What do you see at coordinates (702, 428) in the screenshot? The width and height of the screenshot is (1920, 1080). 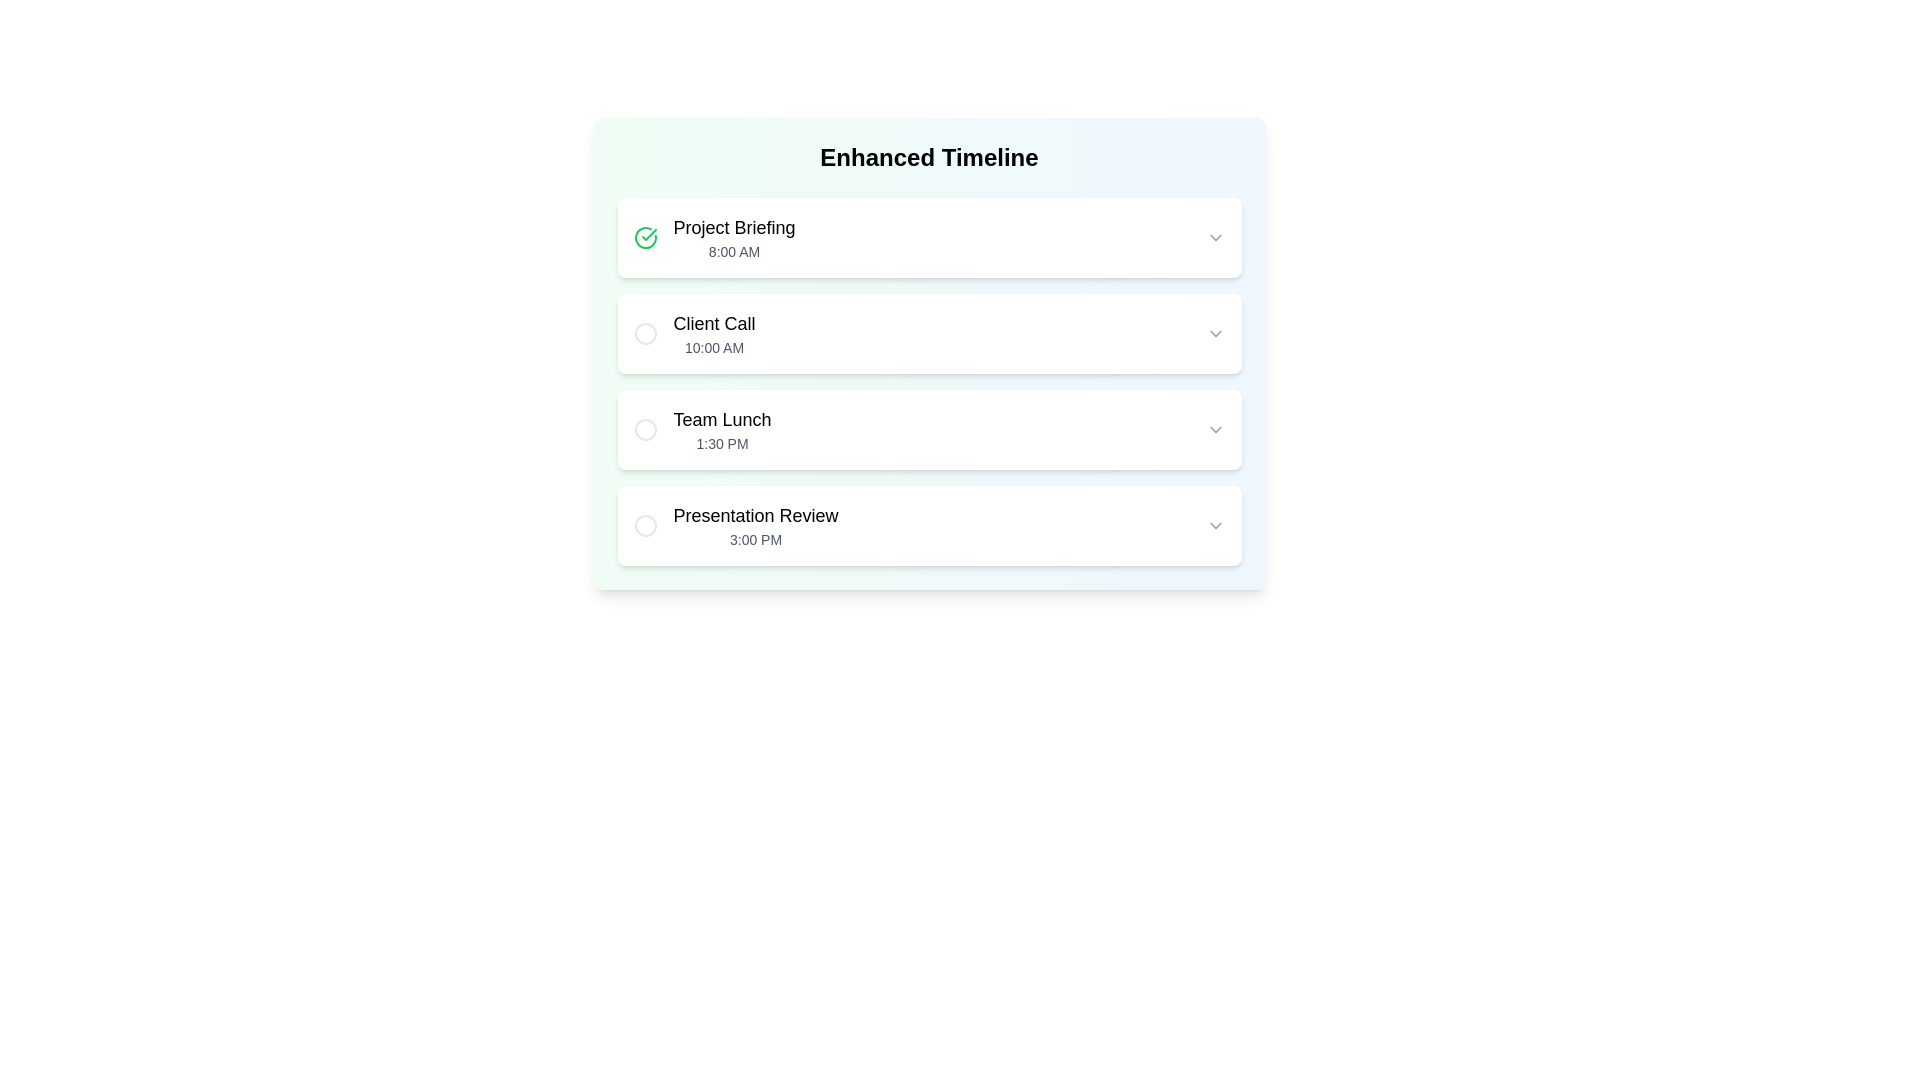 I see `the timeline entry titled 'Team Lunch' scheduled at 1:30 PM` at bounding box center [702, 428].